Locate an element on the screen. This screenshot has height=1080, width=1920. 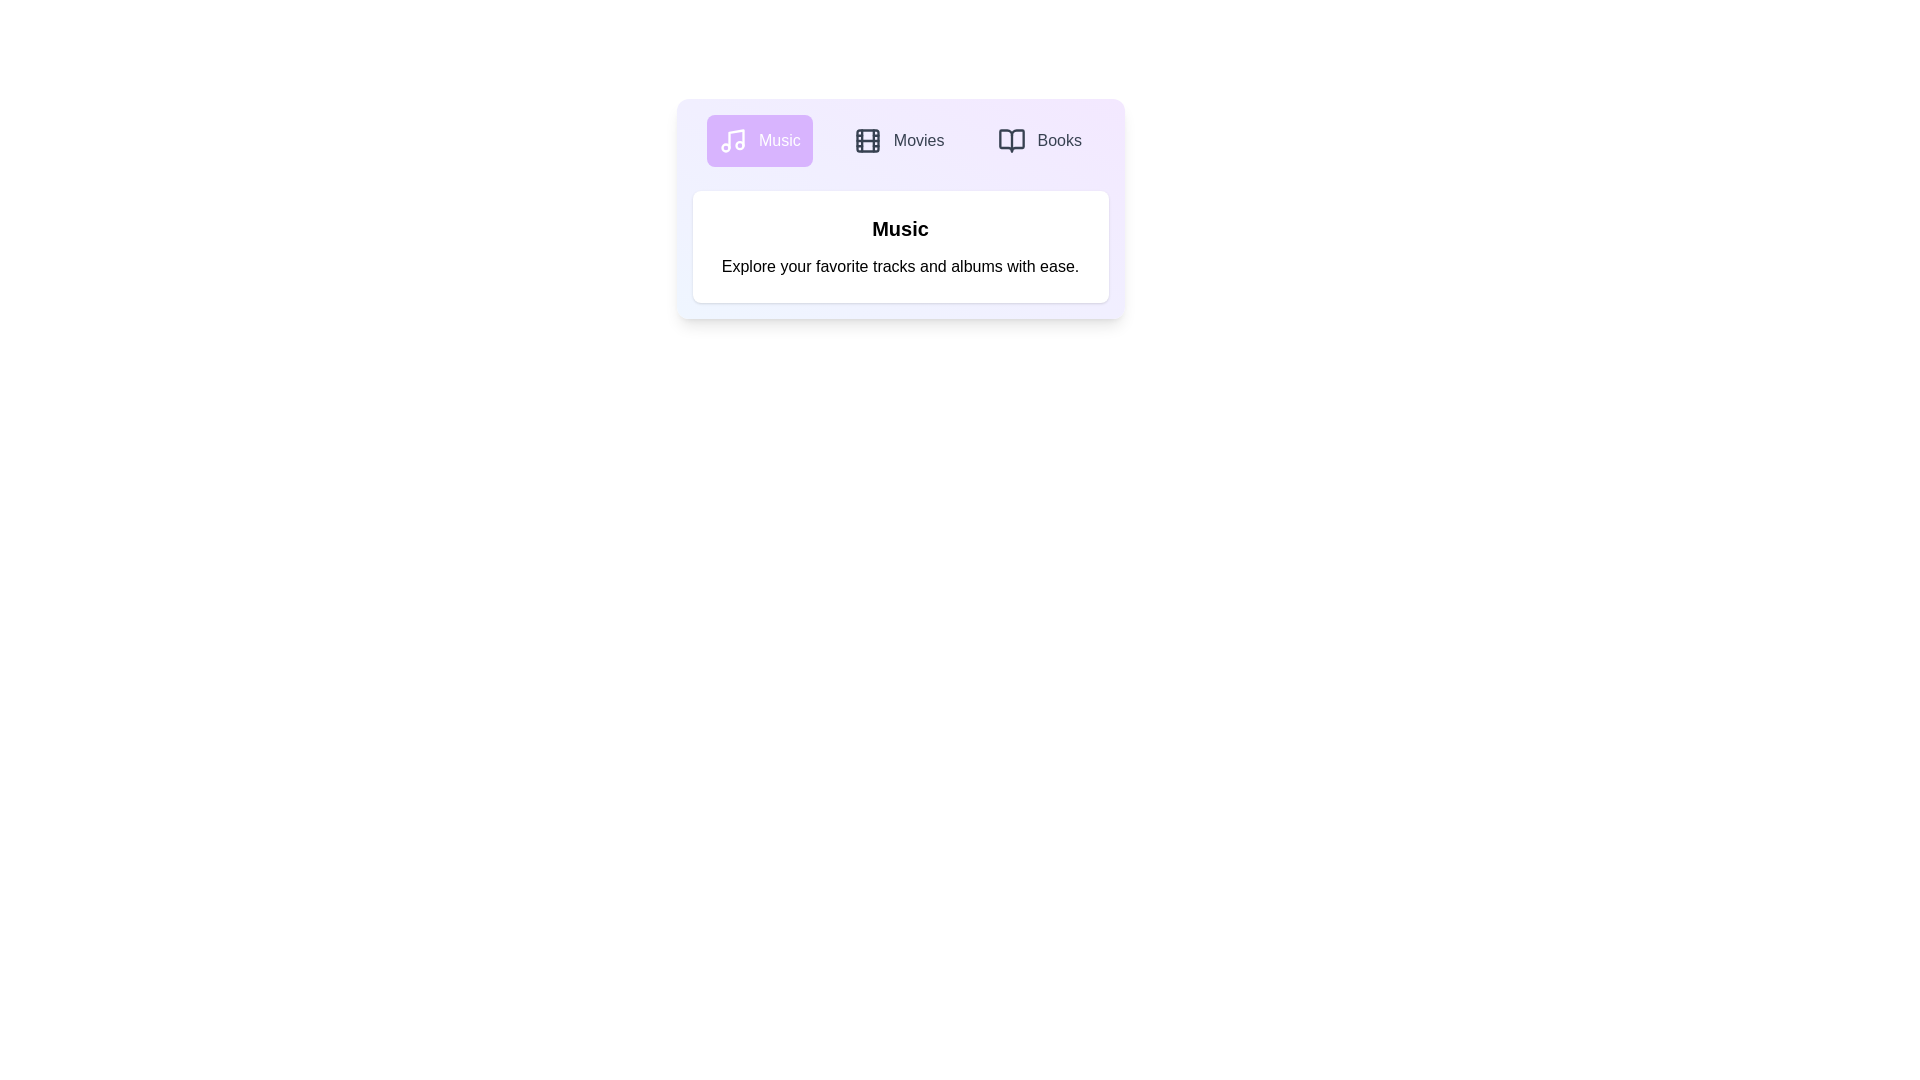
the Books tab to explore its content is located at coordinates (1038, 140).